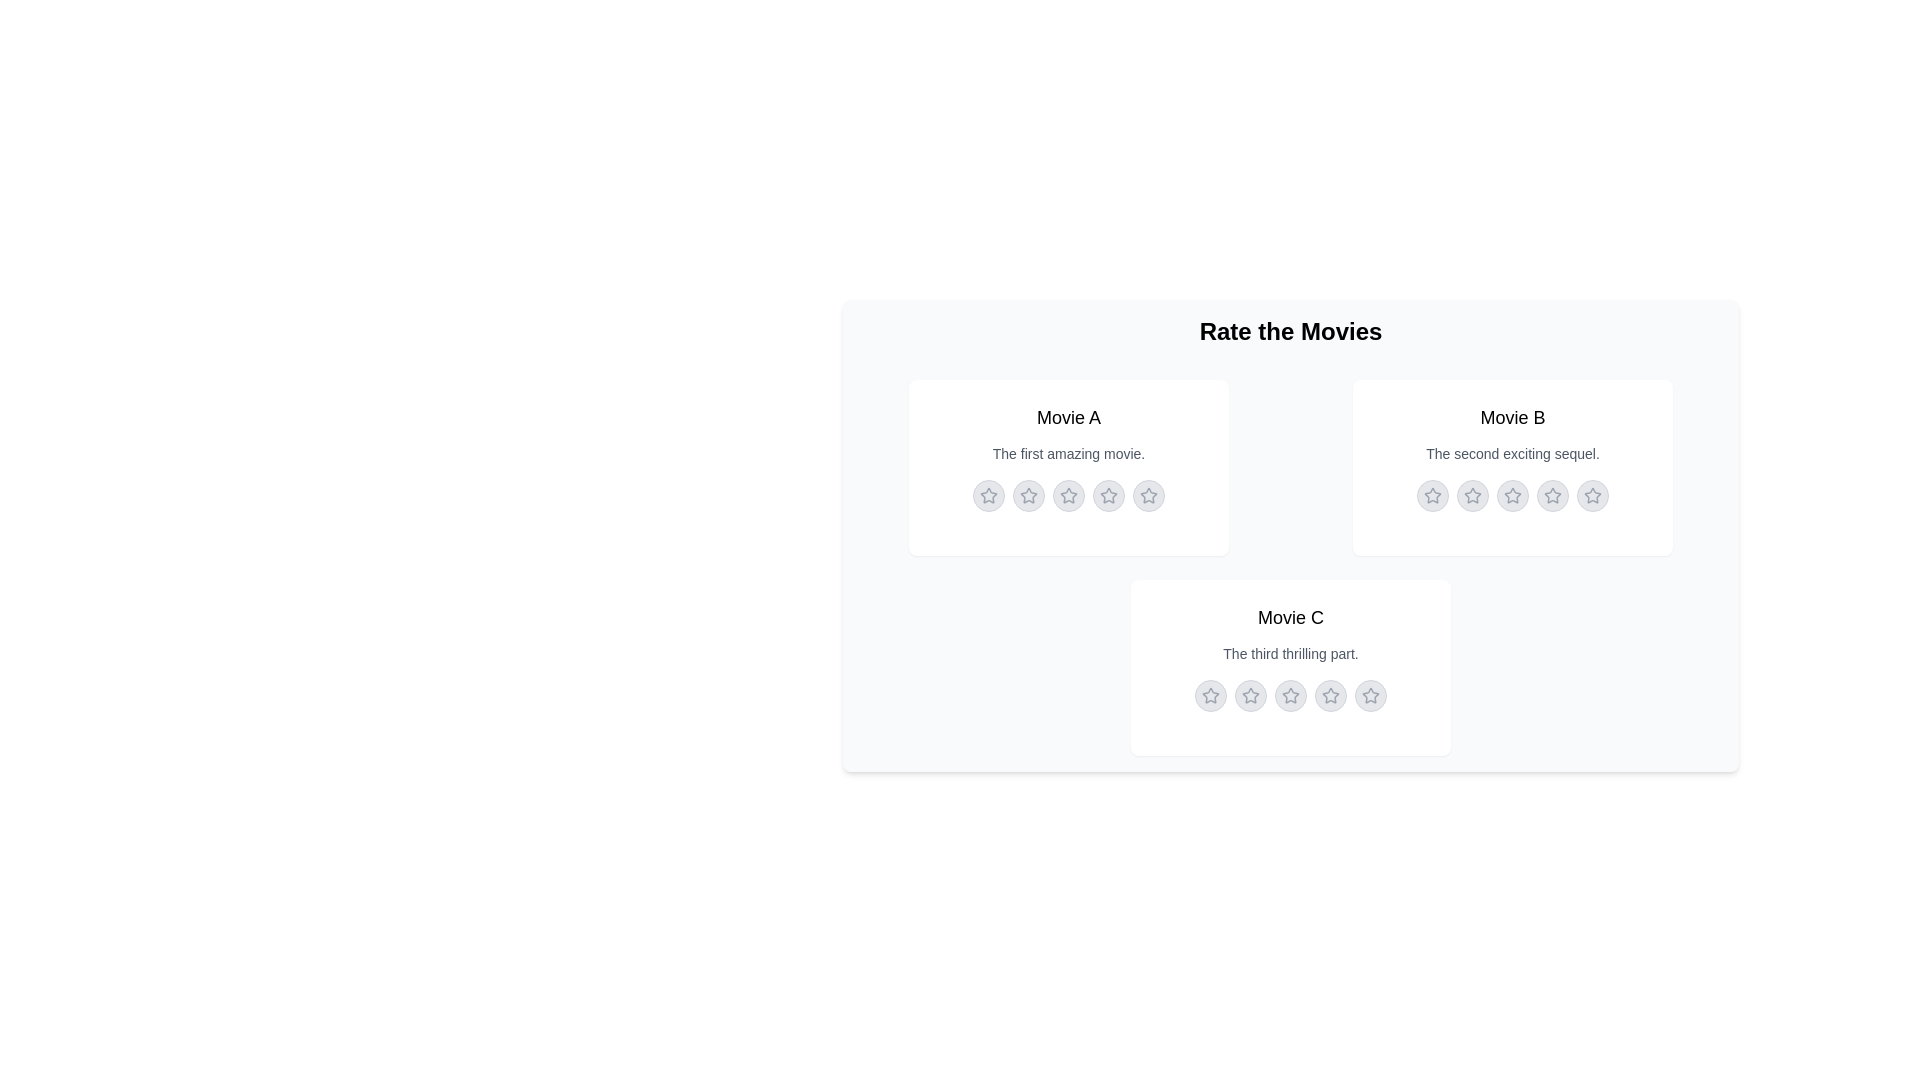 The height and width of the screenshot is (1080, 1920). I want to click on the first star rating icon located under 'Movie A', so click(988, 495).